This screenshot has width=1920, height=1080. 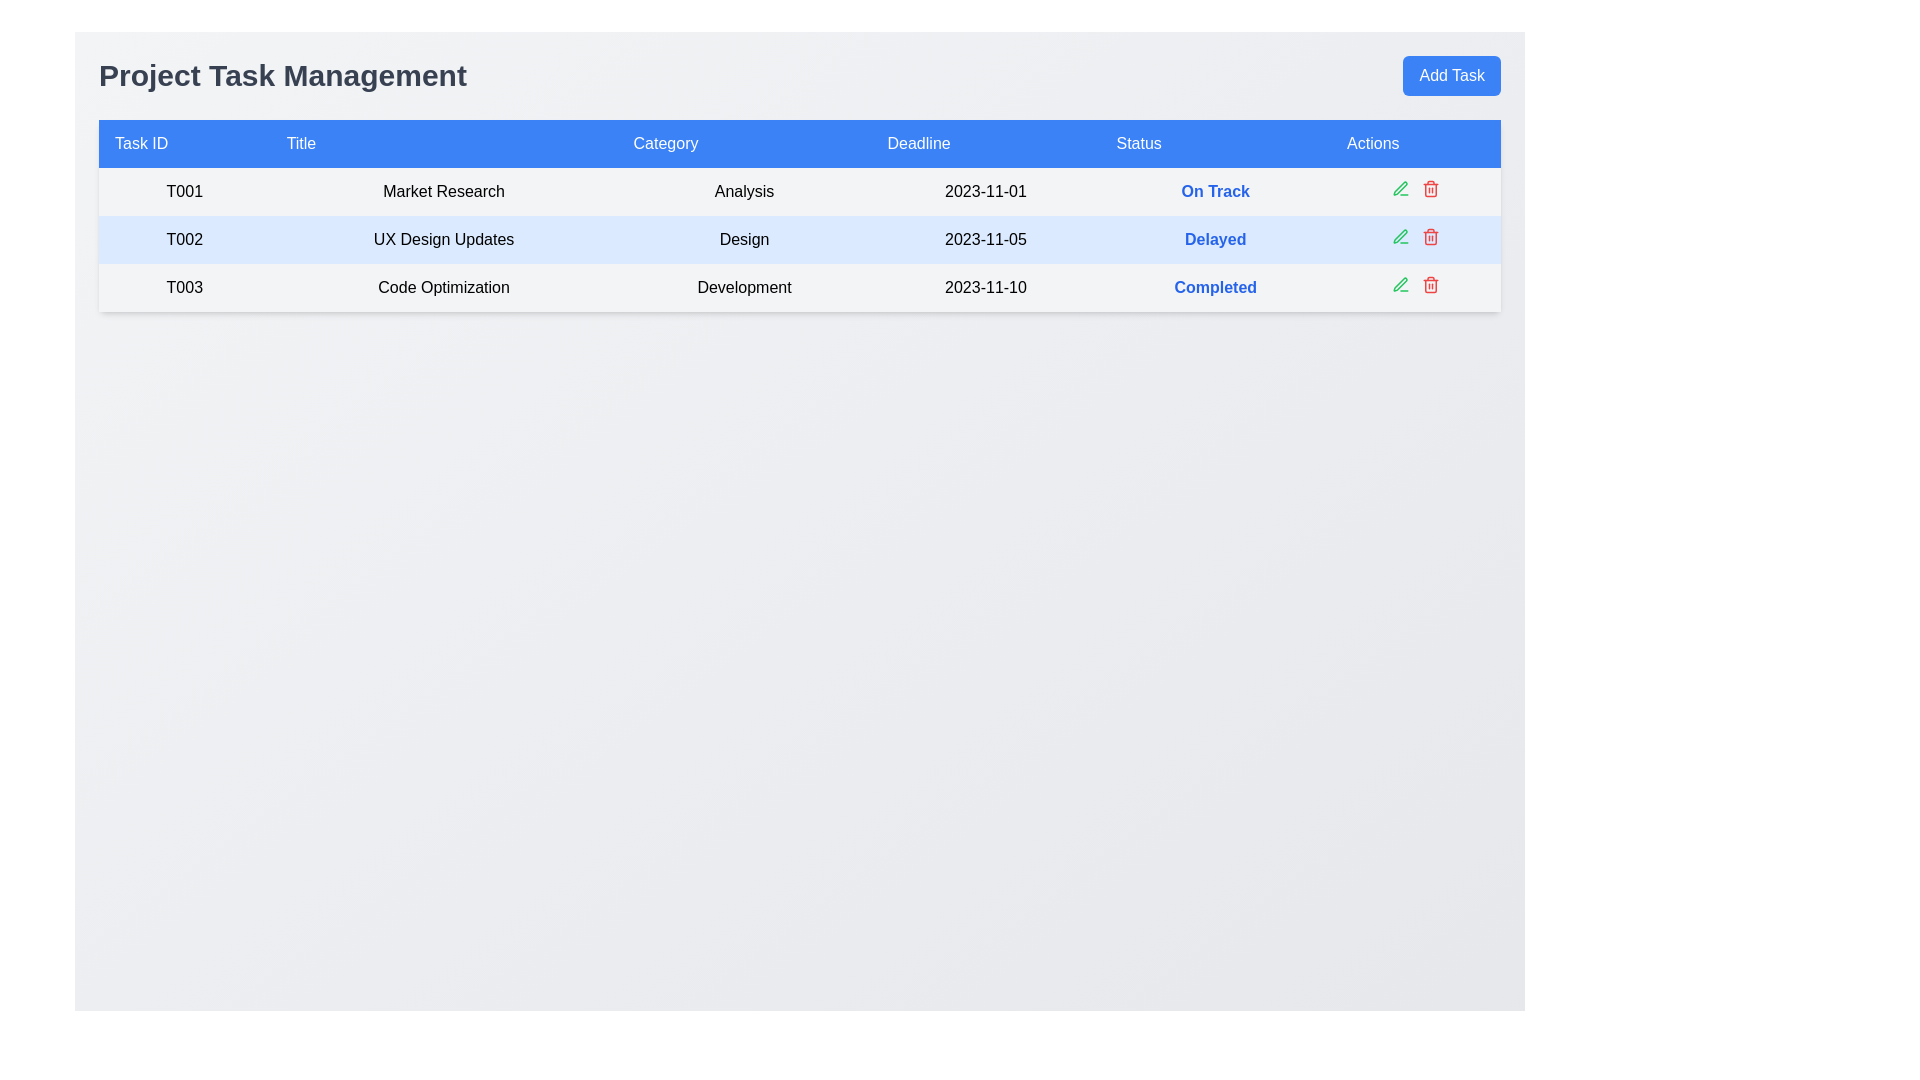 What do you see at coordinates (443, 288) in the screenshot?
I see `text element serving as the title of the task labeled 'T003' with a focus on 'Code Optimization', located in the third row of the table under the 'Title' column` at bounding box center [443, 288].